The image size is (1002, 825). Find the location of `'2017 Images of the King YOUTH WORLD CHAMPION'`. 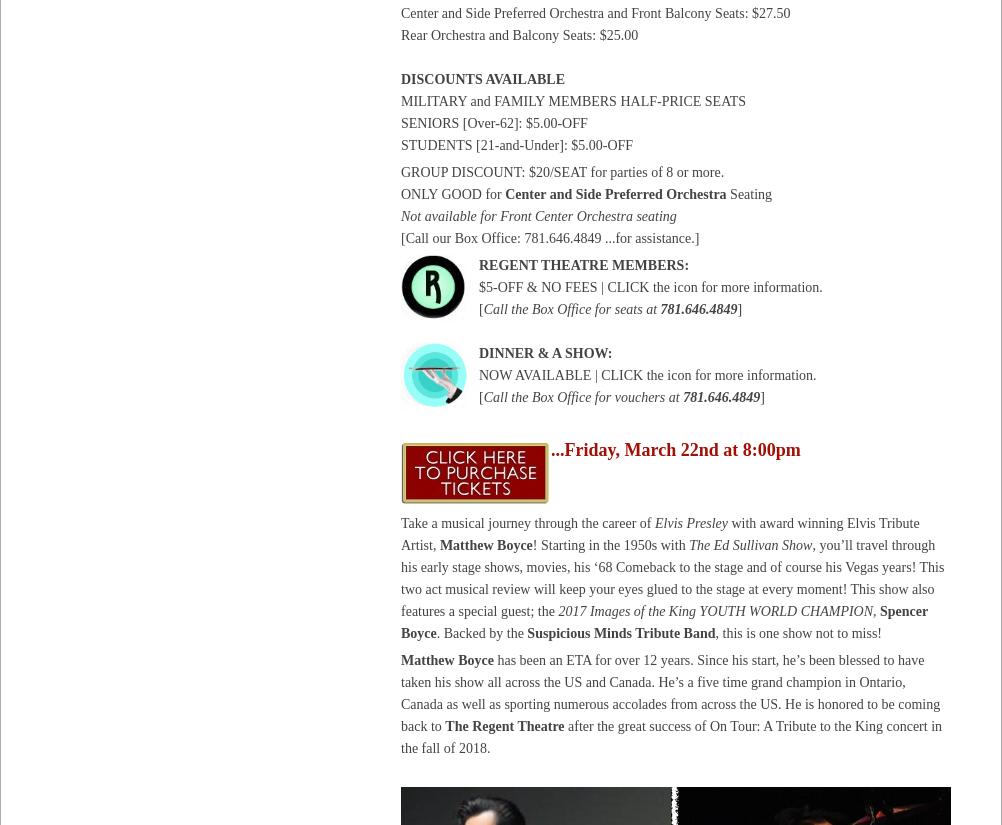

'2017 Images of the King YOUTH WORLD CHAMPION' is located at coordinates (715, 611).